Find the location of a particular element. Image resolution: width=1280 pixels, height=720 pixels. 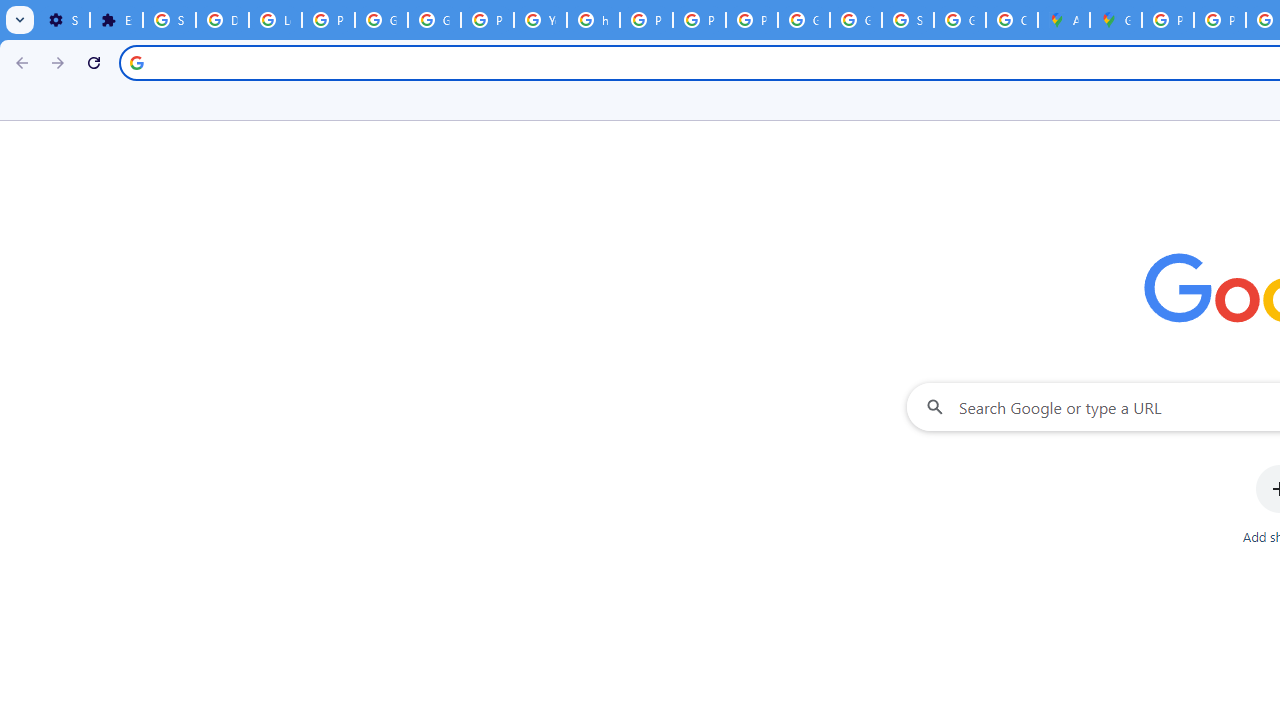

'Reload' is located at coordinates (93, 61).